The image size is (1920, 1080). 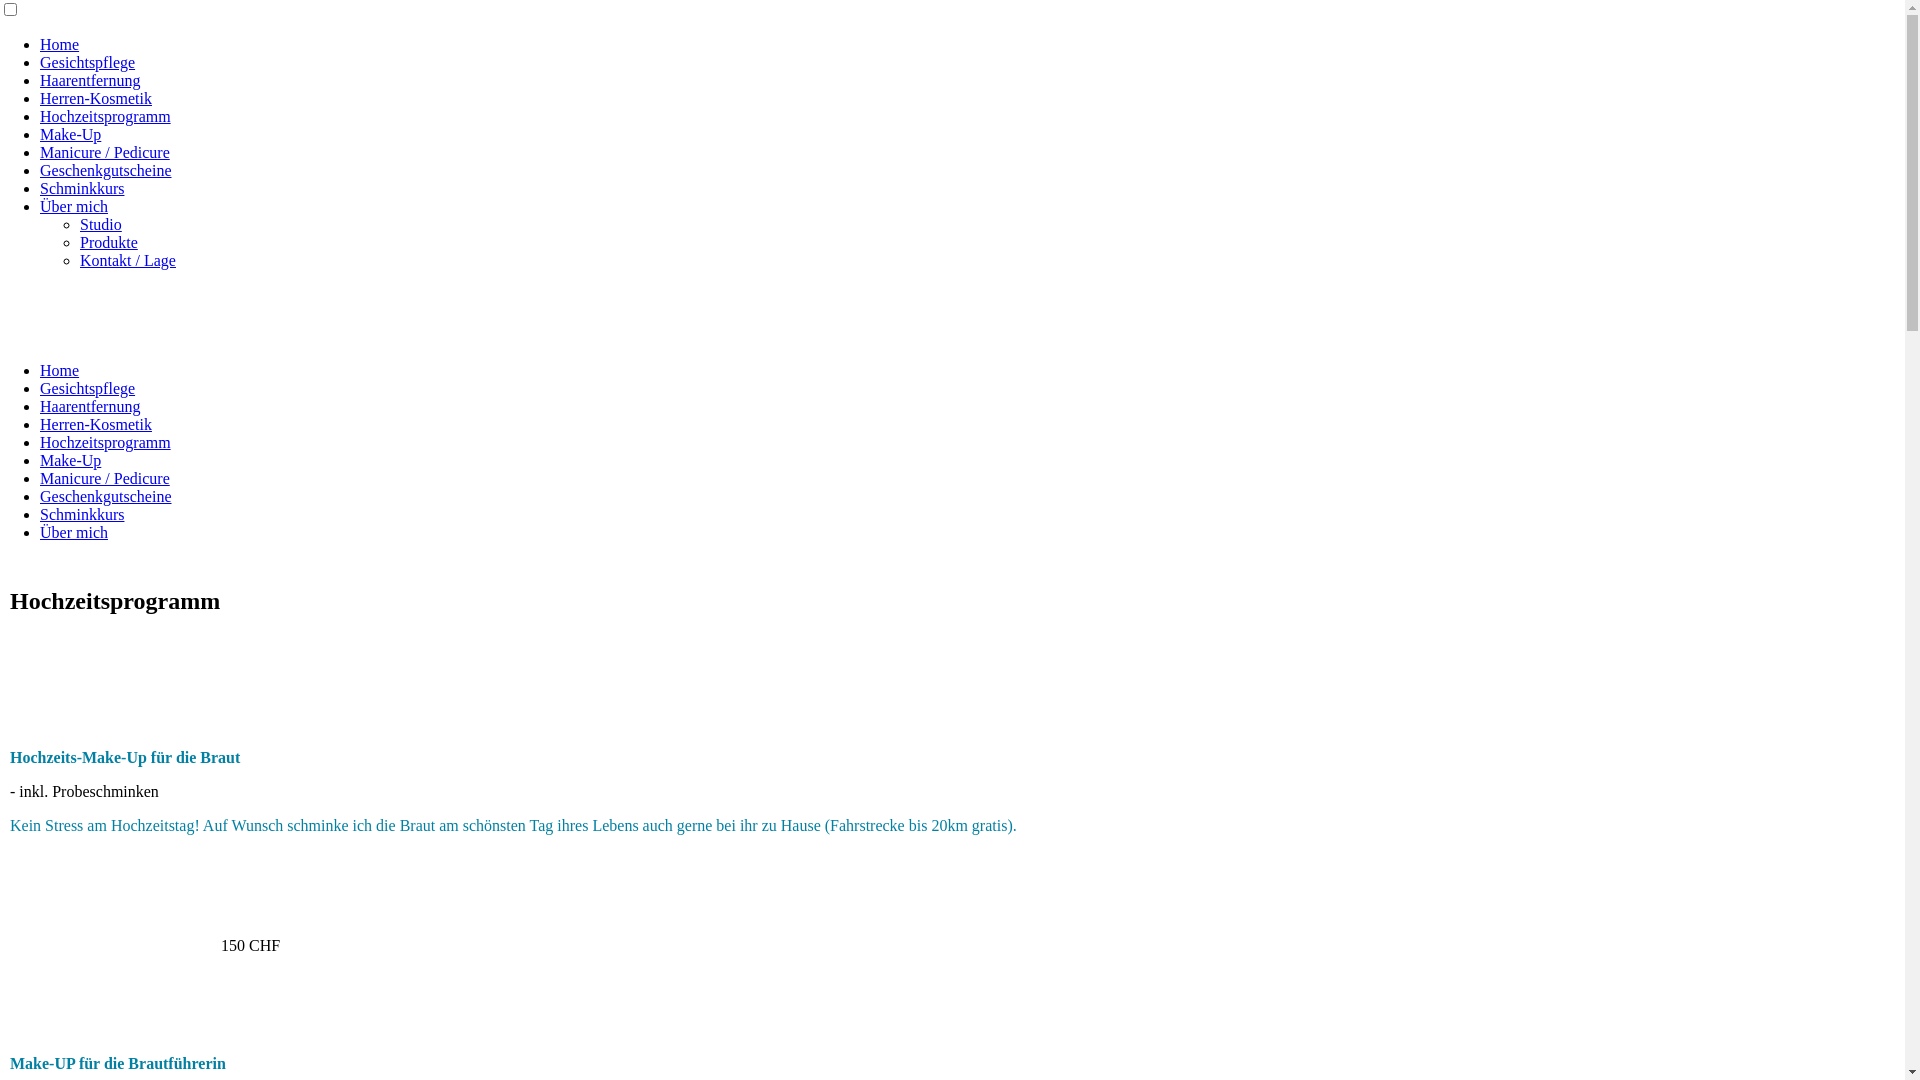 What do you see at coordinates (104, 169) in the screenshot?
I see `'Geschenkgutscheine'` at bounding box center [104, 169].